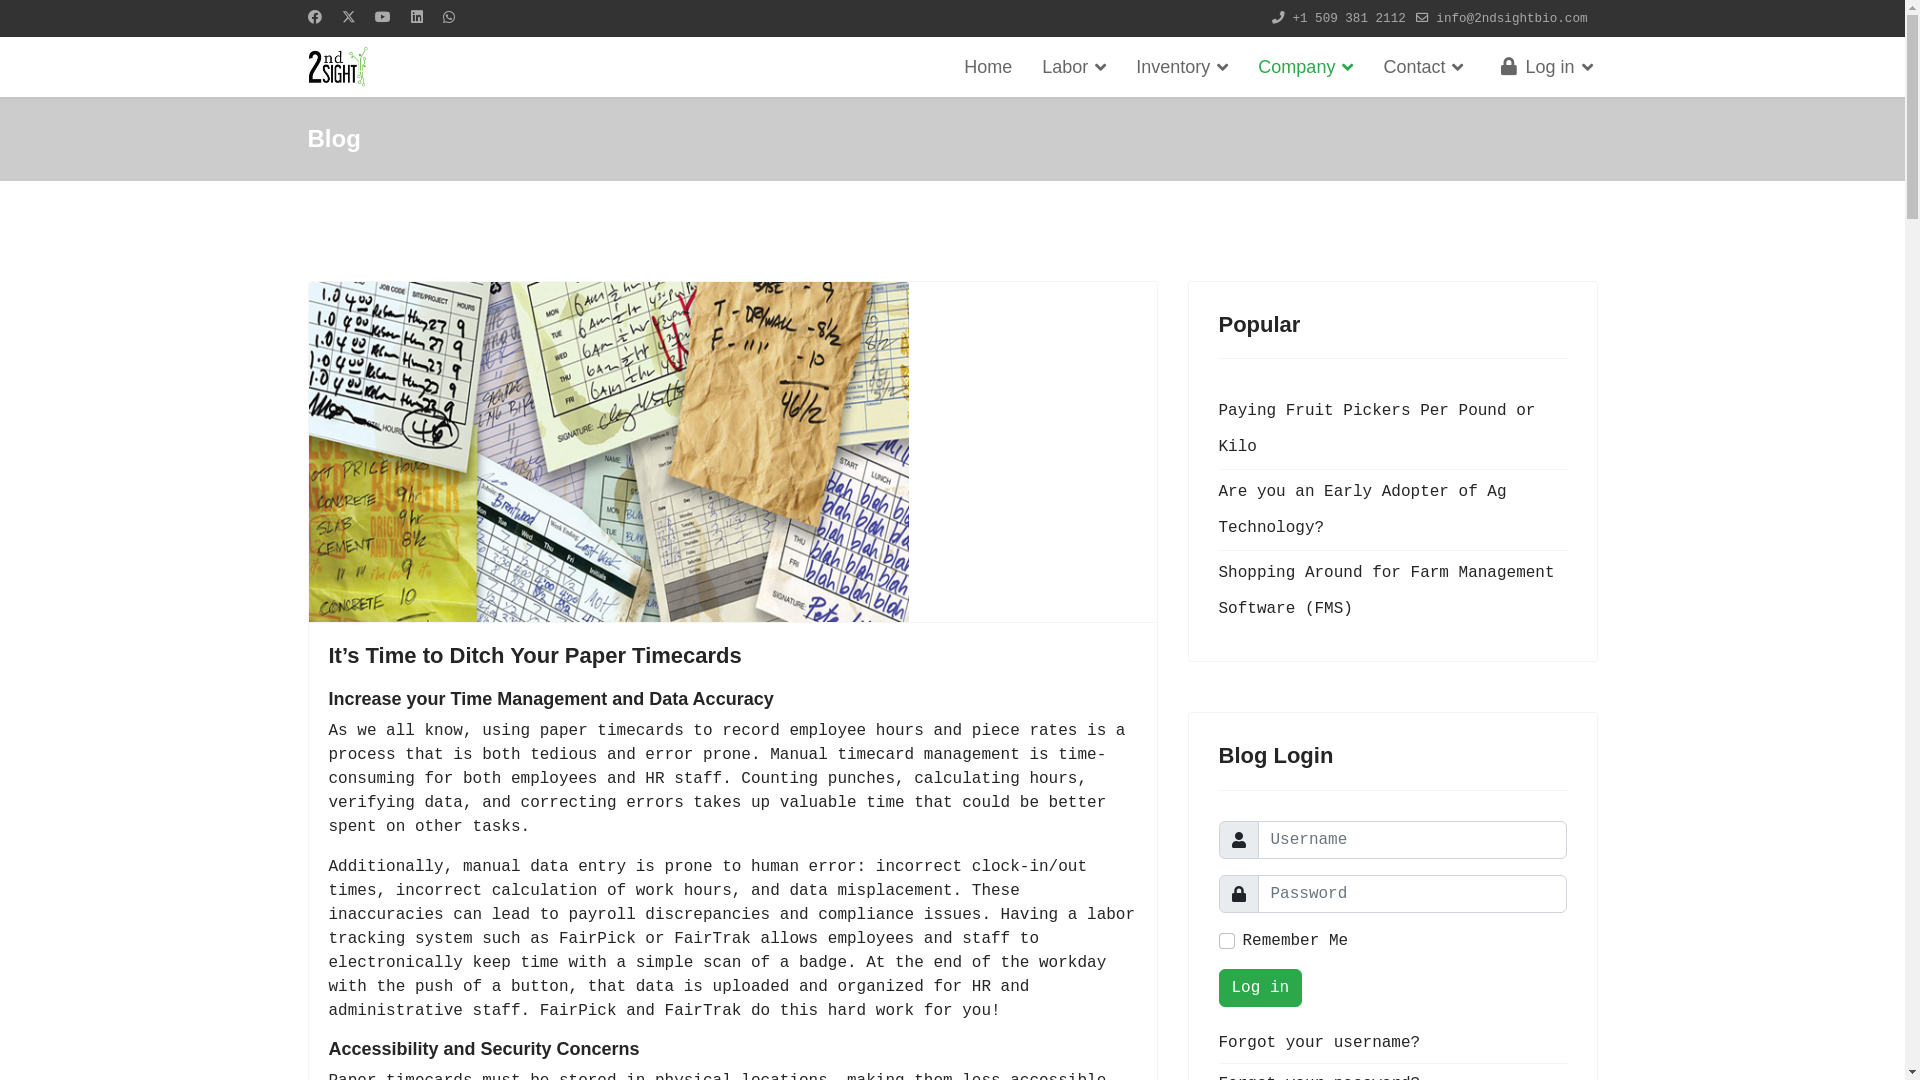 The height and width of the screenshot is (1080, 1920). I want to click on 'Home', so click(988, 65).